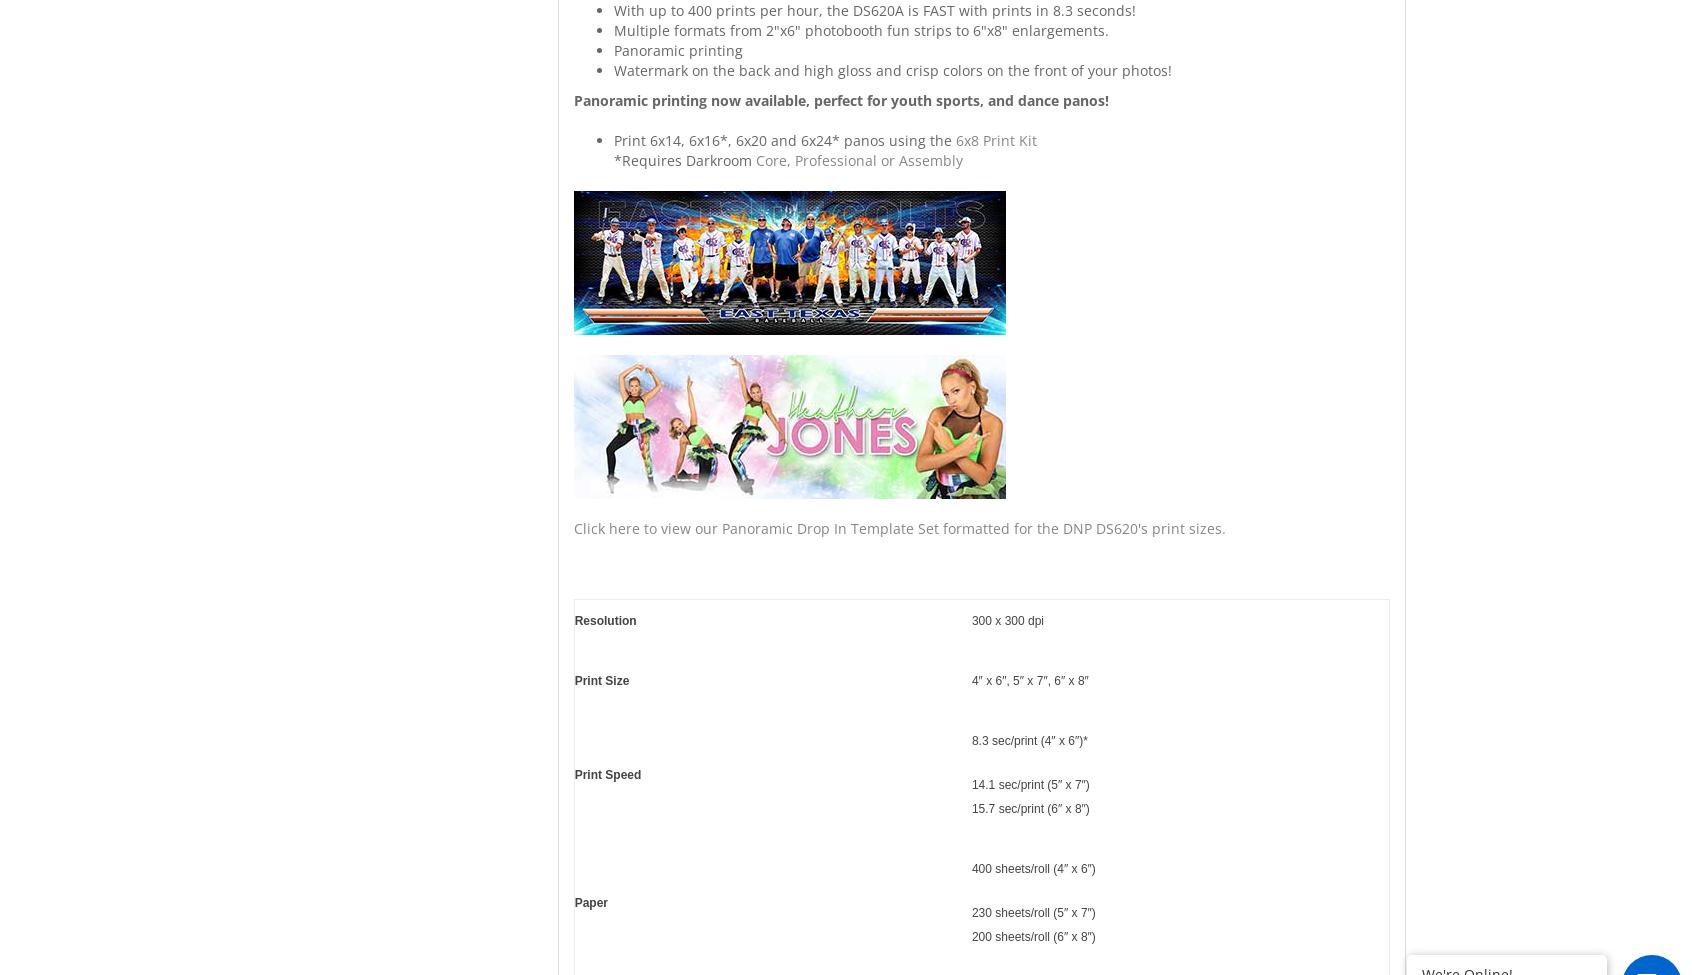  I want to click on '*Requires Darkroom', so click(684, 159).